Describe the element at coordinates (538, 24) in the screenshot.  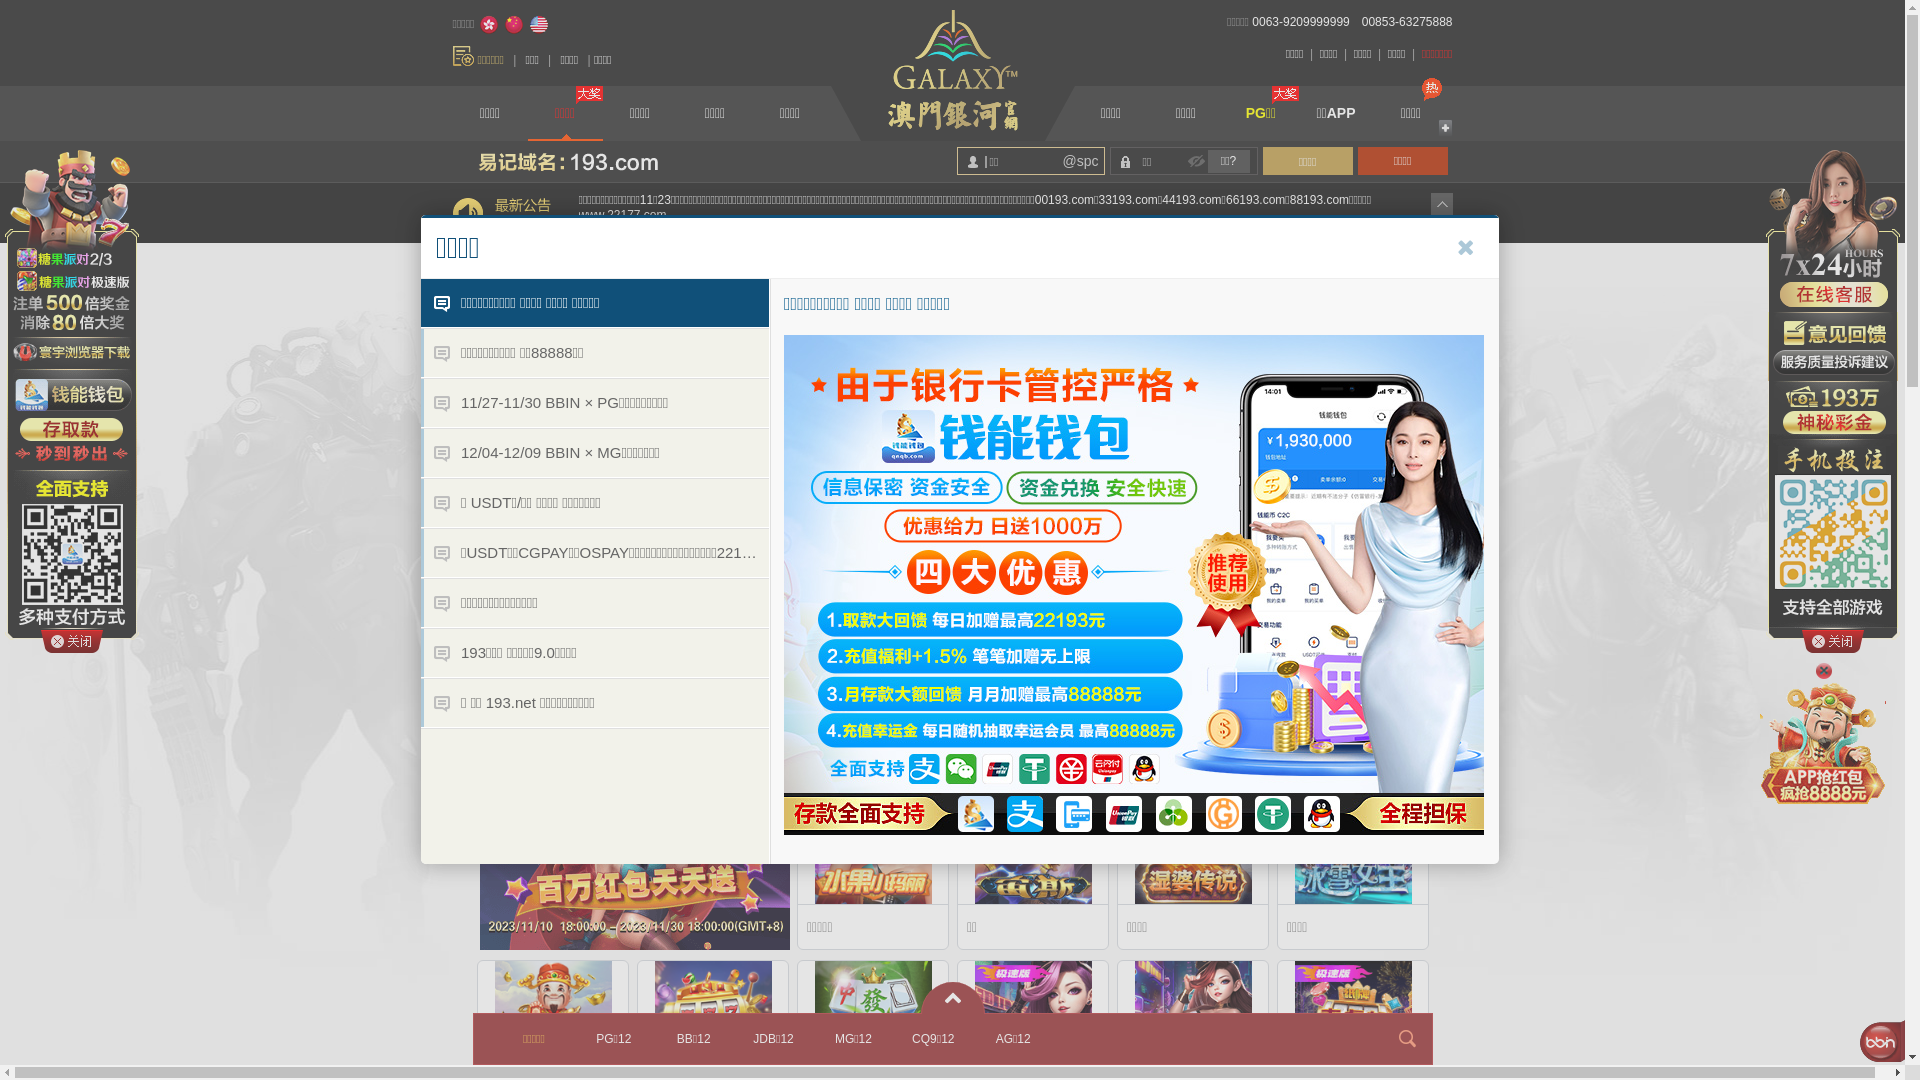
I see `'English'` at that location.